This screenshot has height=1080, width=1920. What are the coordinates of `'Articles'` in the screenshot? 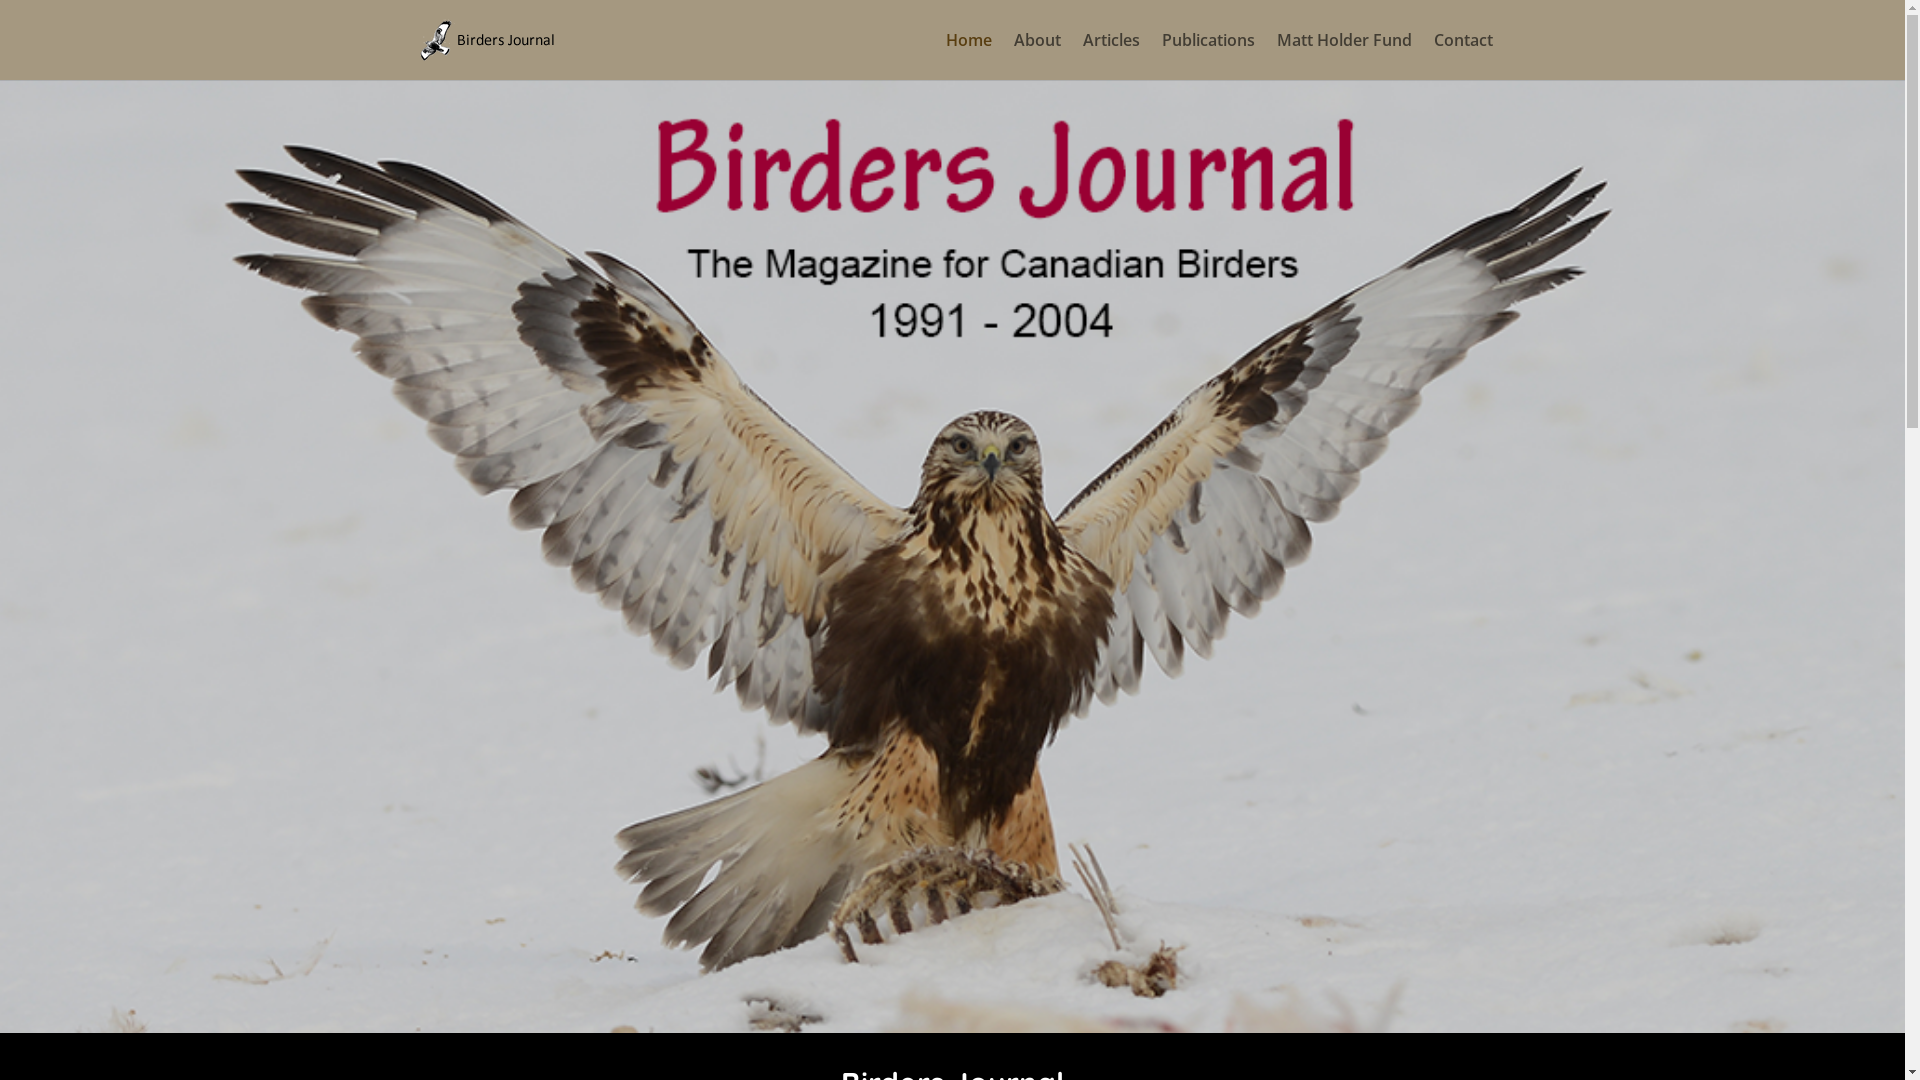 It's located at (1080, 55).